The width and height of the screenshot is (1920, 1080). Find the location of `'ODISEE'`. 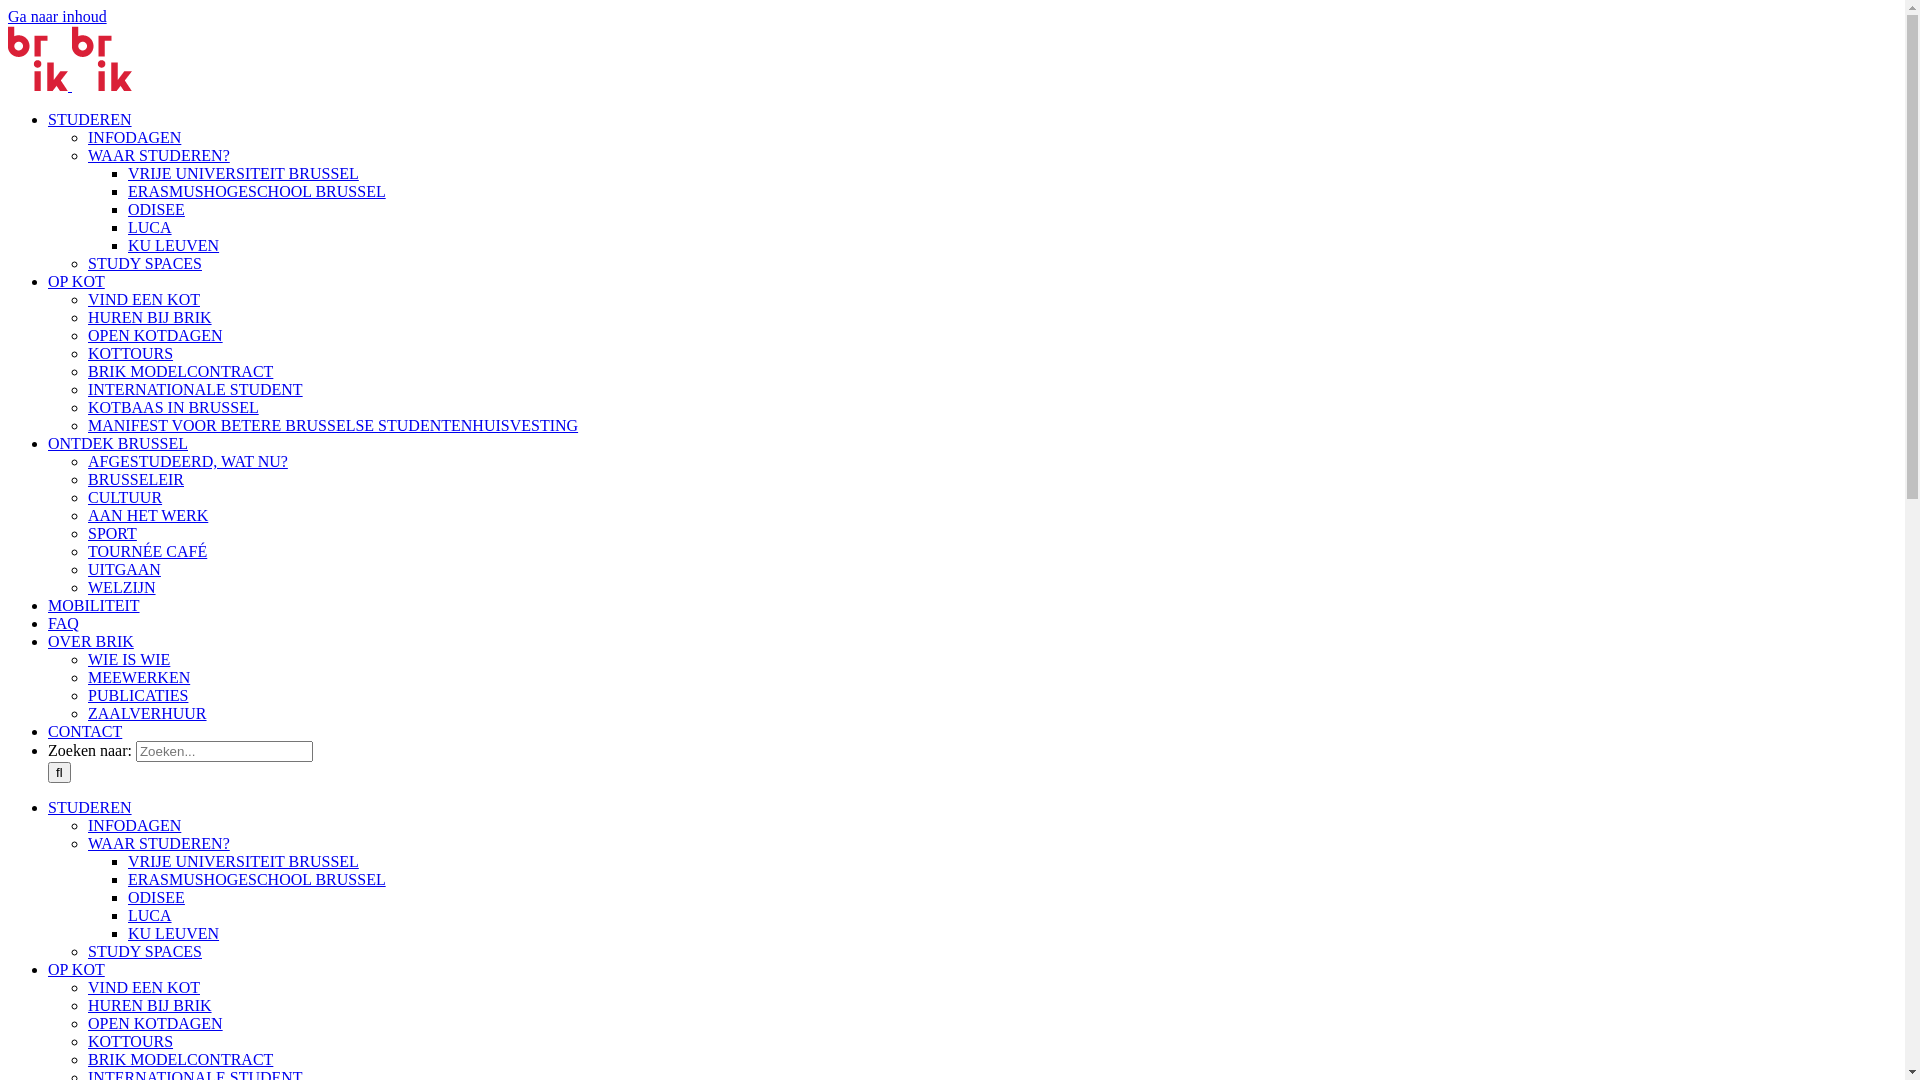

'ODISEE' is located at coordinates (155, 896).